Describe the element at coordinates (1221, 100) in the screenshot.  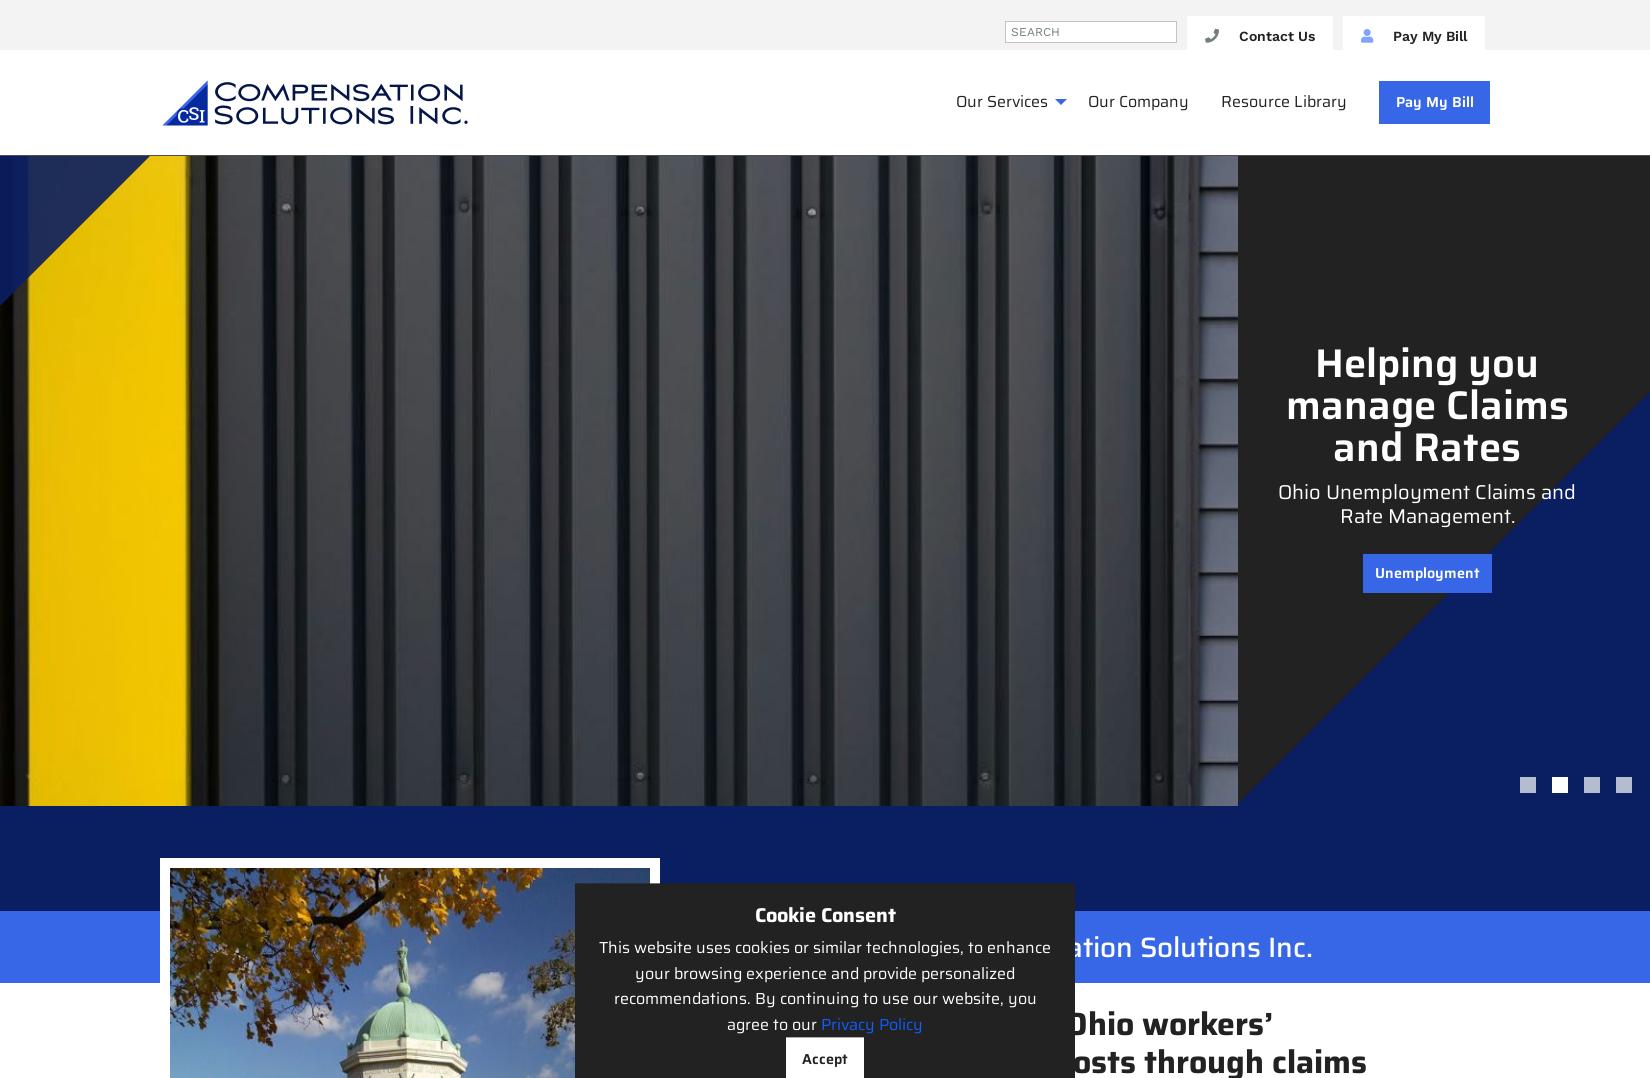
I see `'Resource Library'` at that location.